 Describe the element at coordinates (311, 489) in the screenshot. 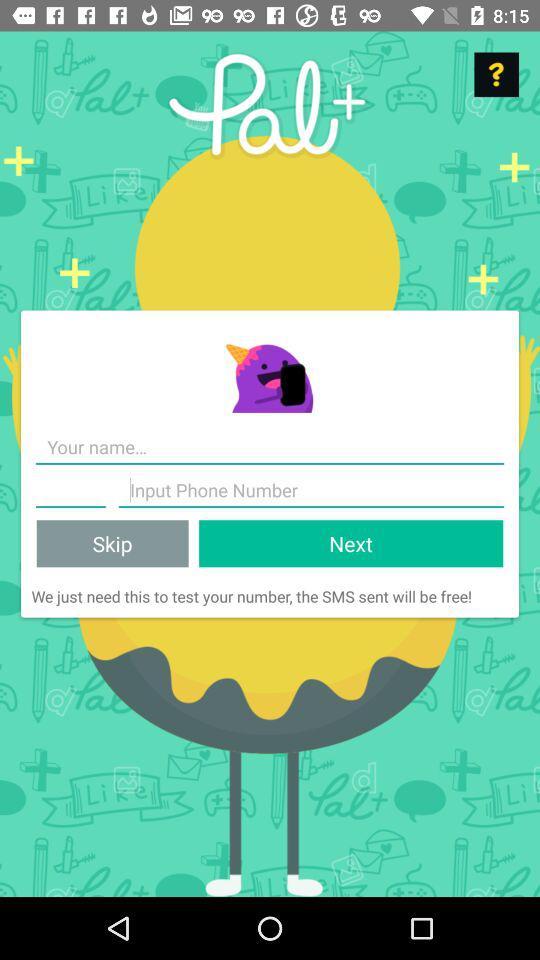

I see `item above skip item` at that location.